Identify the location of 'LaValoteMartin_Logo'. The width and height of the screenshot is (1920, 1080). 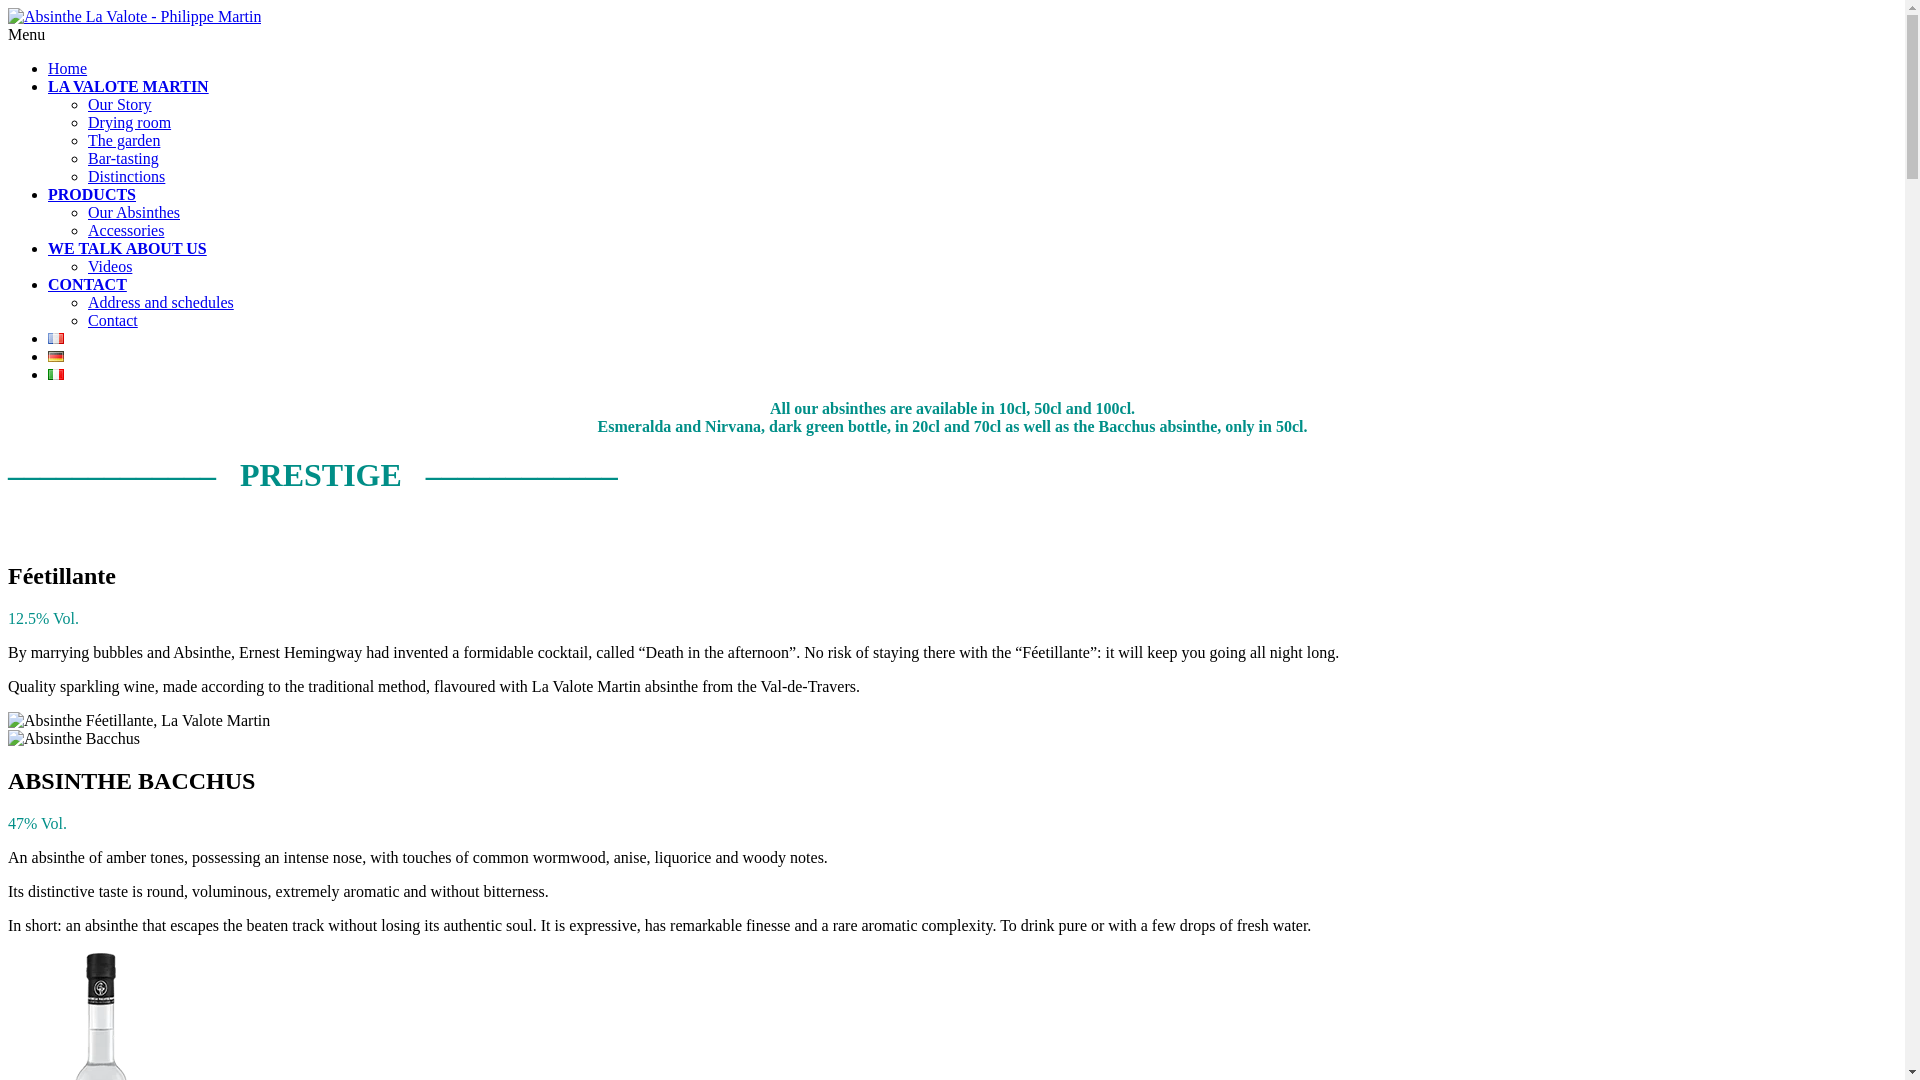
(133, 16).